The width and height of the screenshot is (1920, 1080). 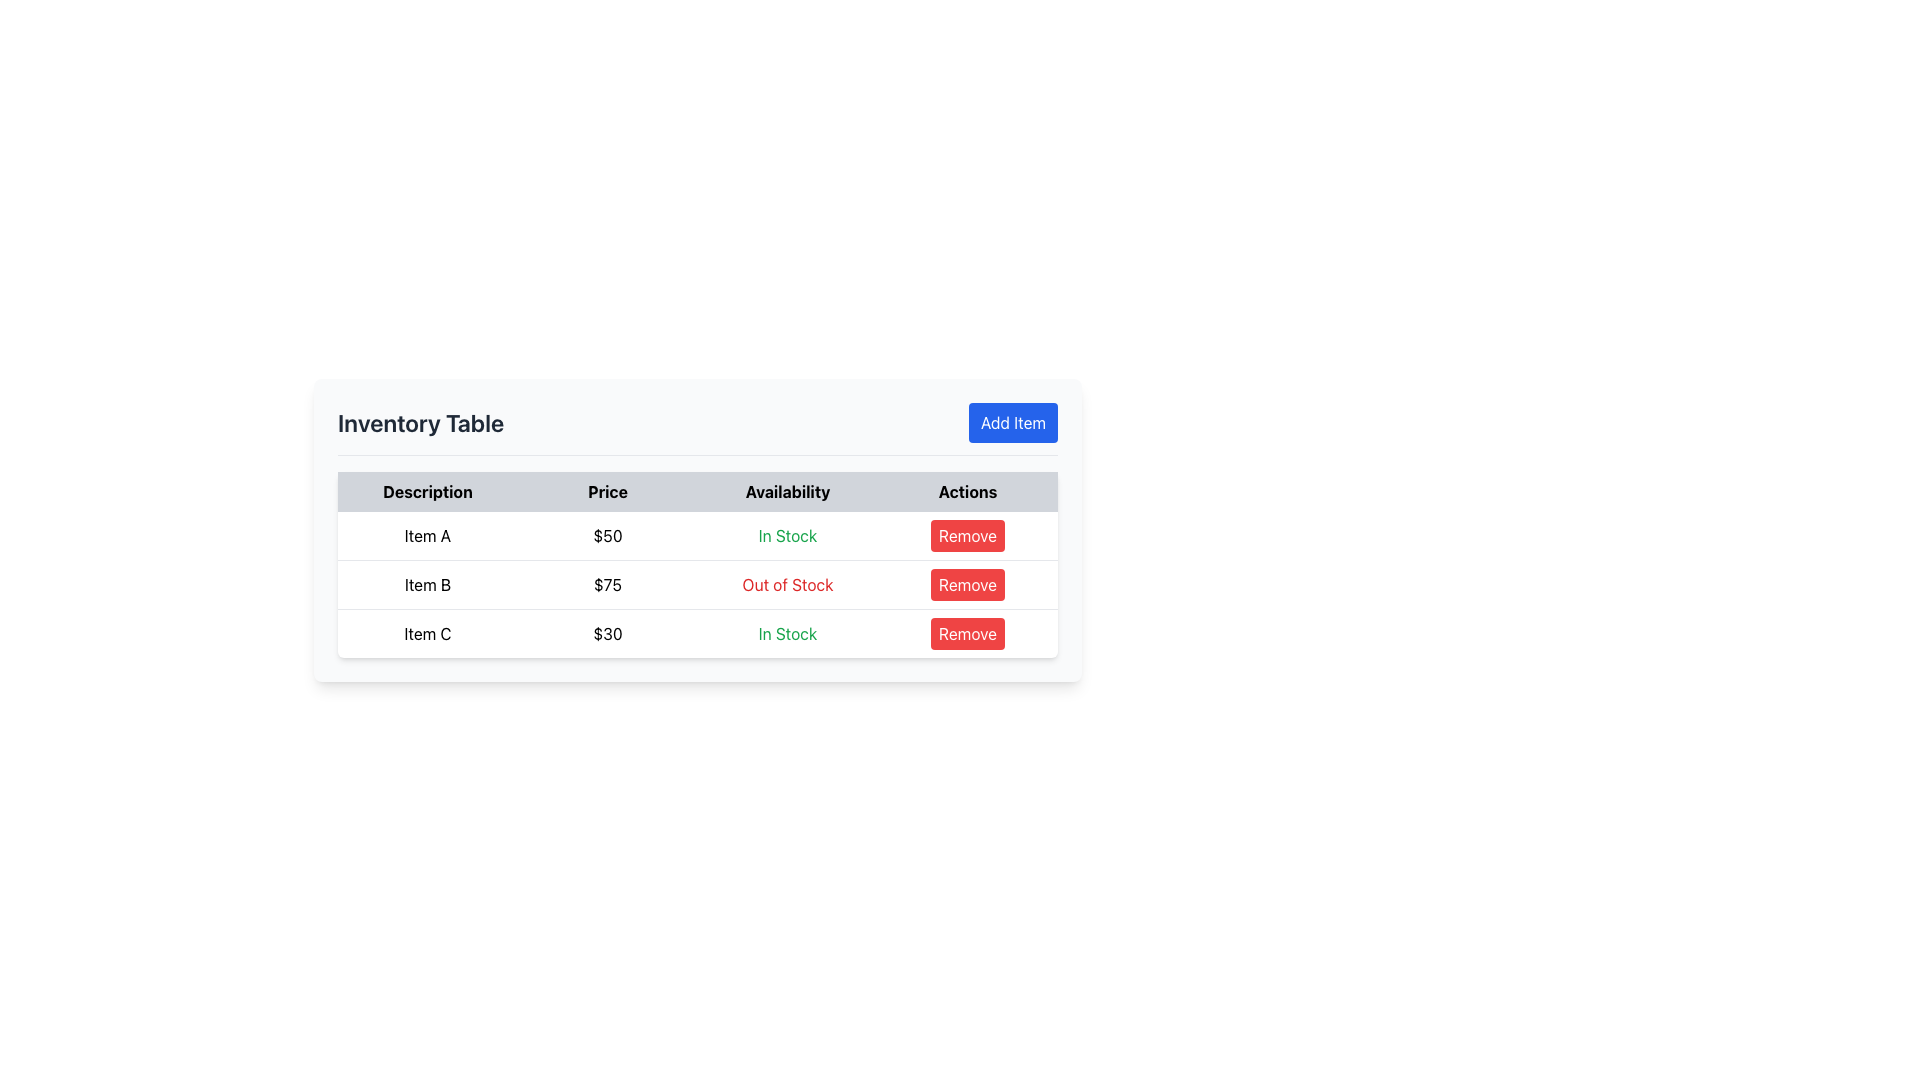 What do you see at coordinates (968, 492) in the screenshot?
I see `the text label 'Actions' which is styled in bold black typography and is the fourth header in a table layout` at bounding box center [968, 492].